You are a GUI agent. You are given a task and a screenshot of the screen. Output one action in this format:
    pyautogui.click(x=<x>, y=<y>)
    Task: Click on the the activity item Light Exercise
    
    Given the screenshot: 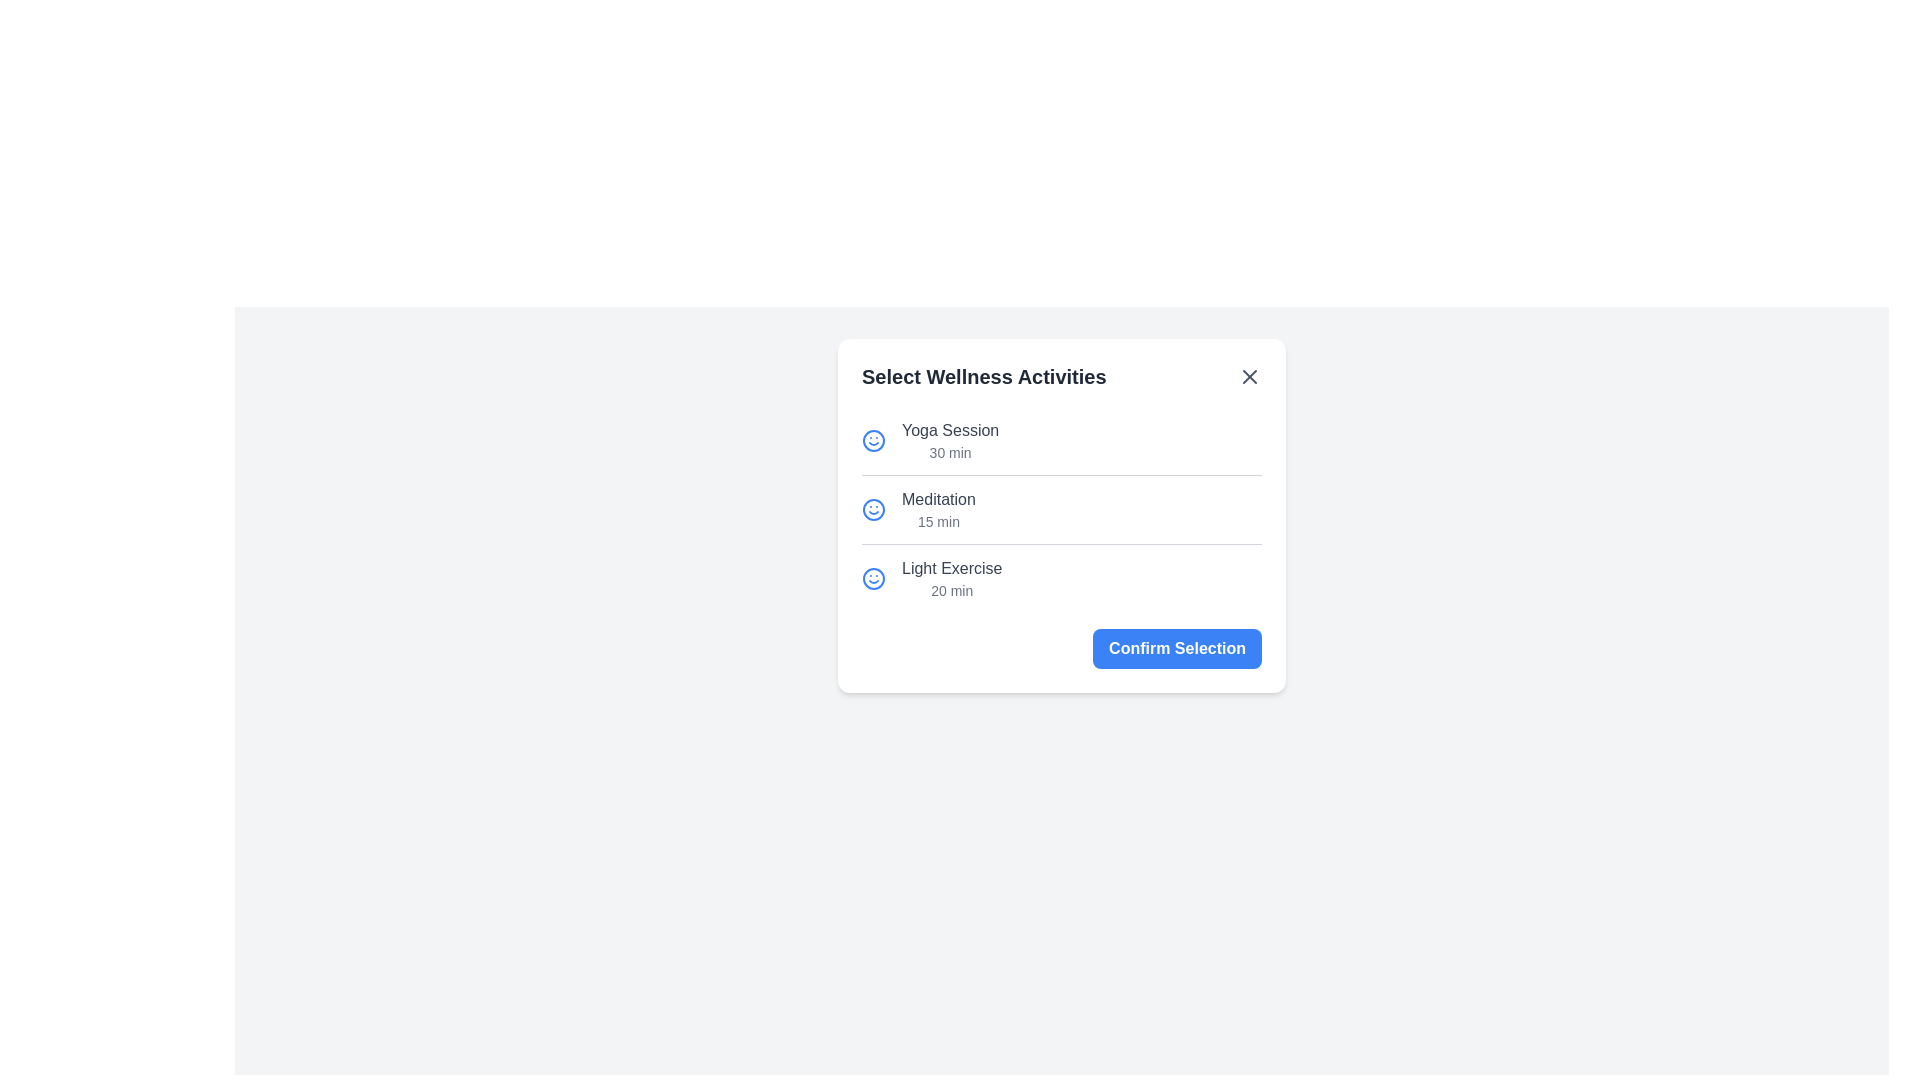 What is the action you would take?
    pyautogui.click(x=930, y=578)
    